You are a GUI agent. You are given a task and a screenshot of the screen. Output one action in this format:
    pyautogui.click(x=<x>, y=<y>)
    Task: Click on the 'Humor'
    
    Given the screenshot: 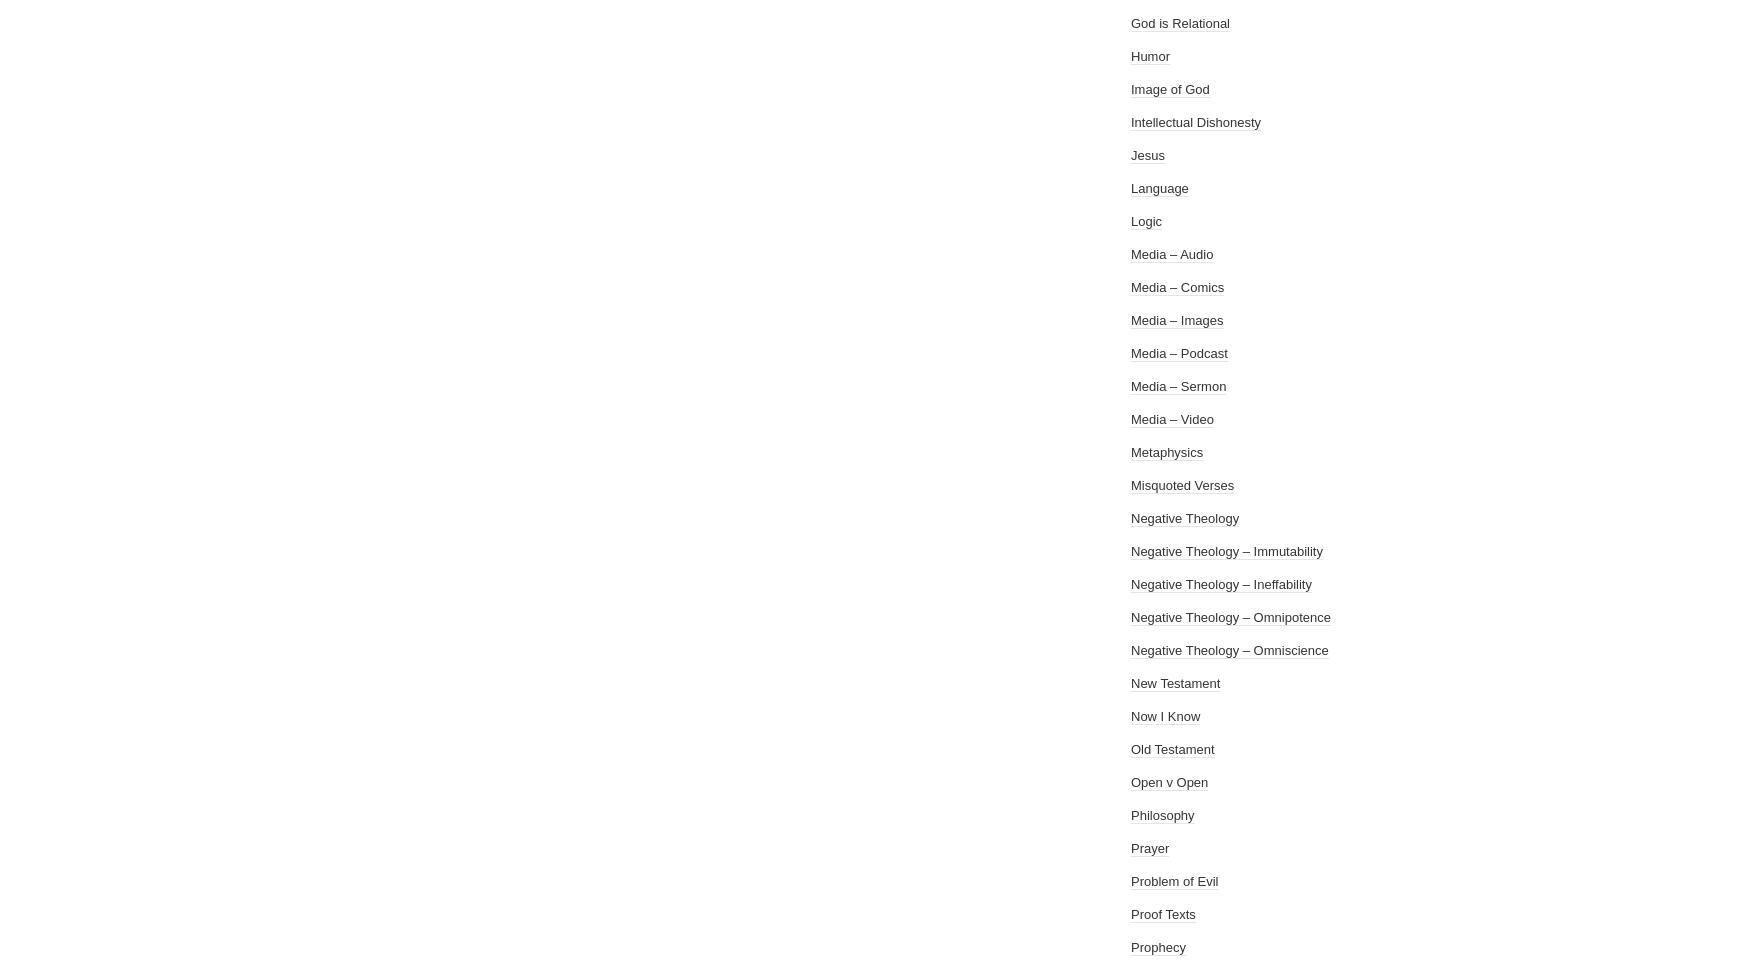 What is the action you would take?
    pyautogui.click(x=1150, y=56)
    